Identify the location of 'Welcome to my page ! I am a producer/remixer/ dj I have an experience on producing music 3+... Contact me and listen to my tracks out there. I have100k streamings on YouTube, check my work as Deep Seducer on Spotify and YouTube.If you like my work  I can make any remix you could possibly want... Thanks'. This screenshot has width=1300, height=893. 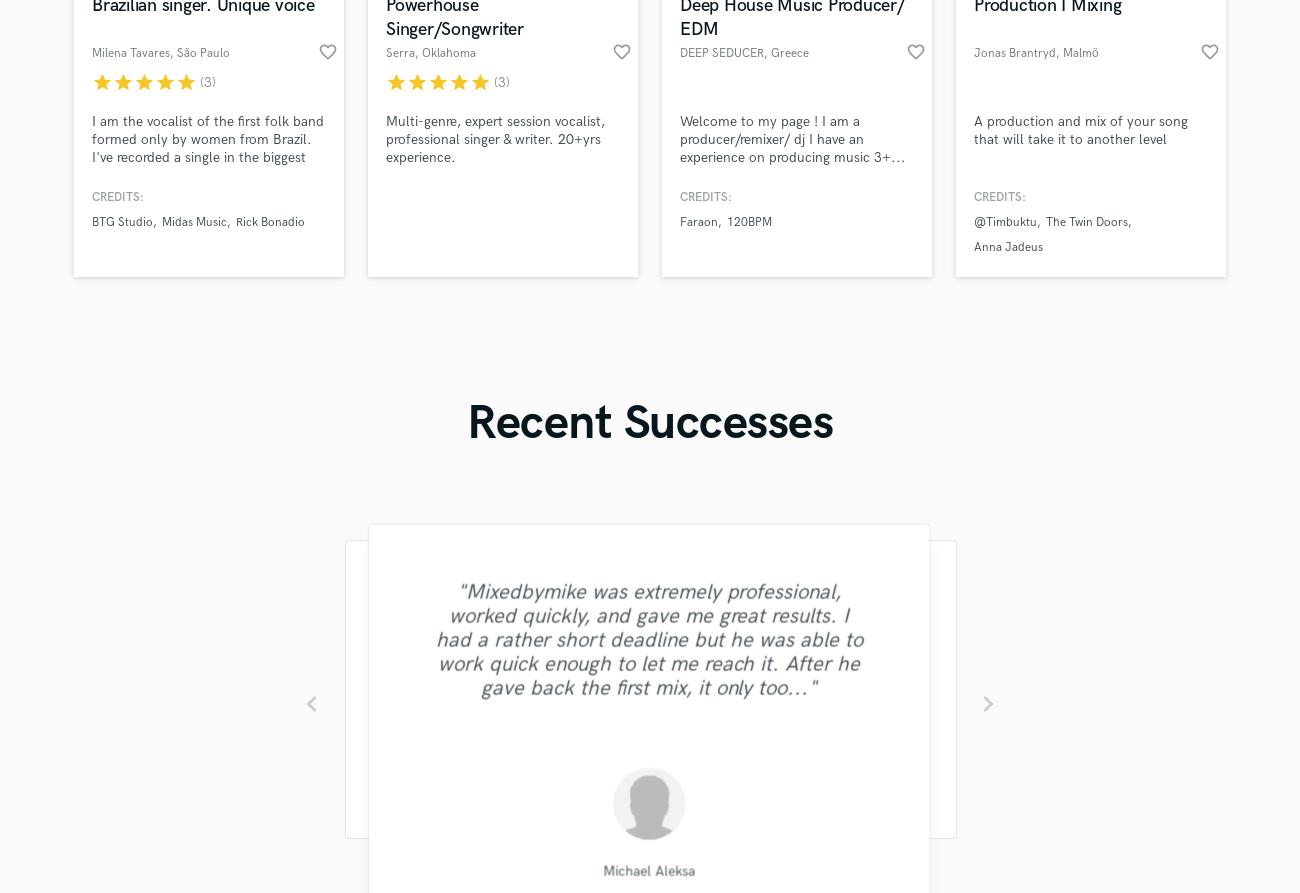
(792, 201).